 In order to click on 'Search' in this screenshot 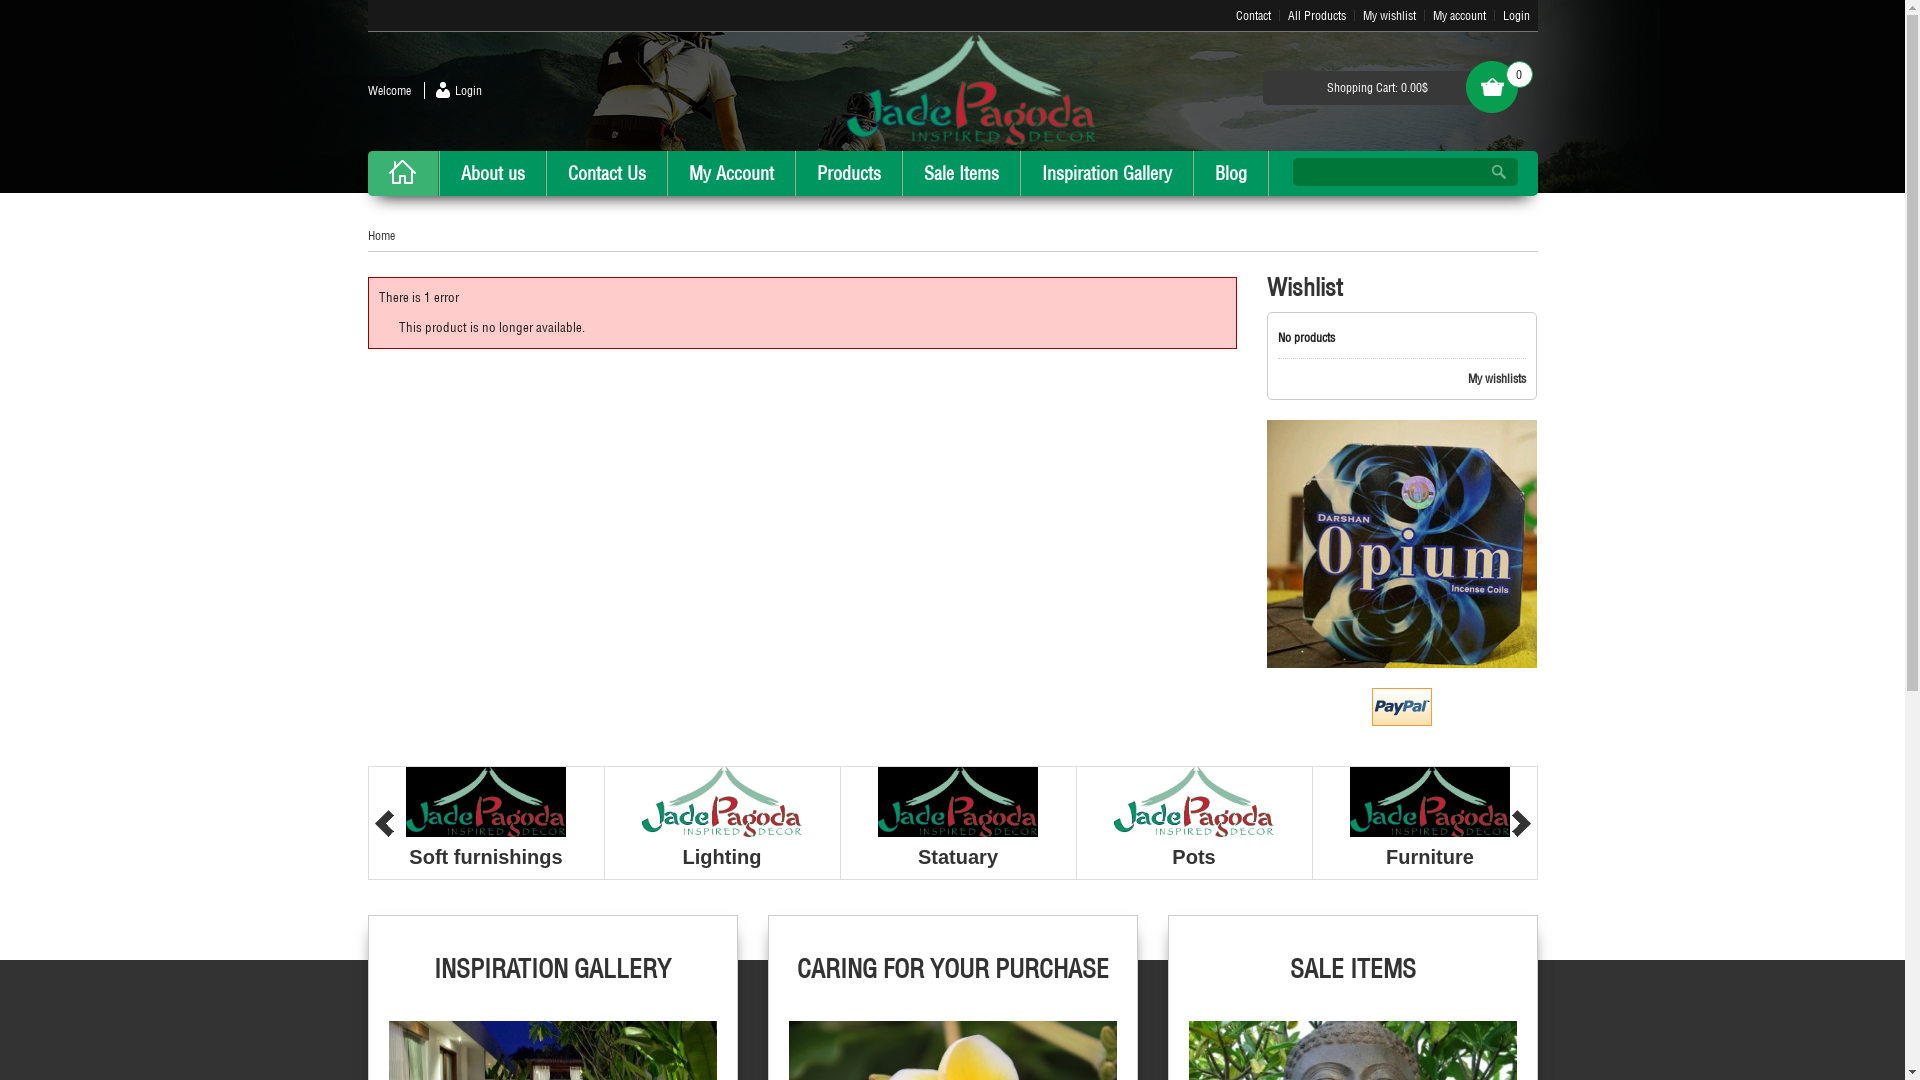, I will do `click(1478, 171)`.